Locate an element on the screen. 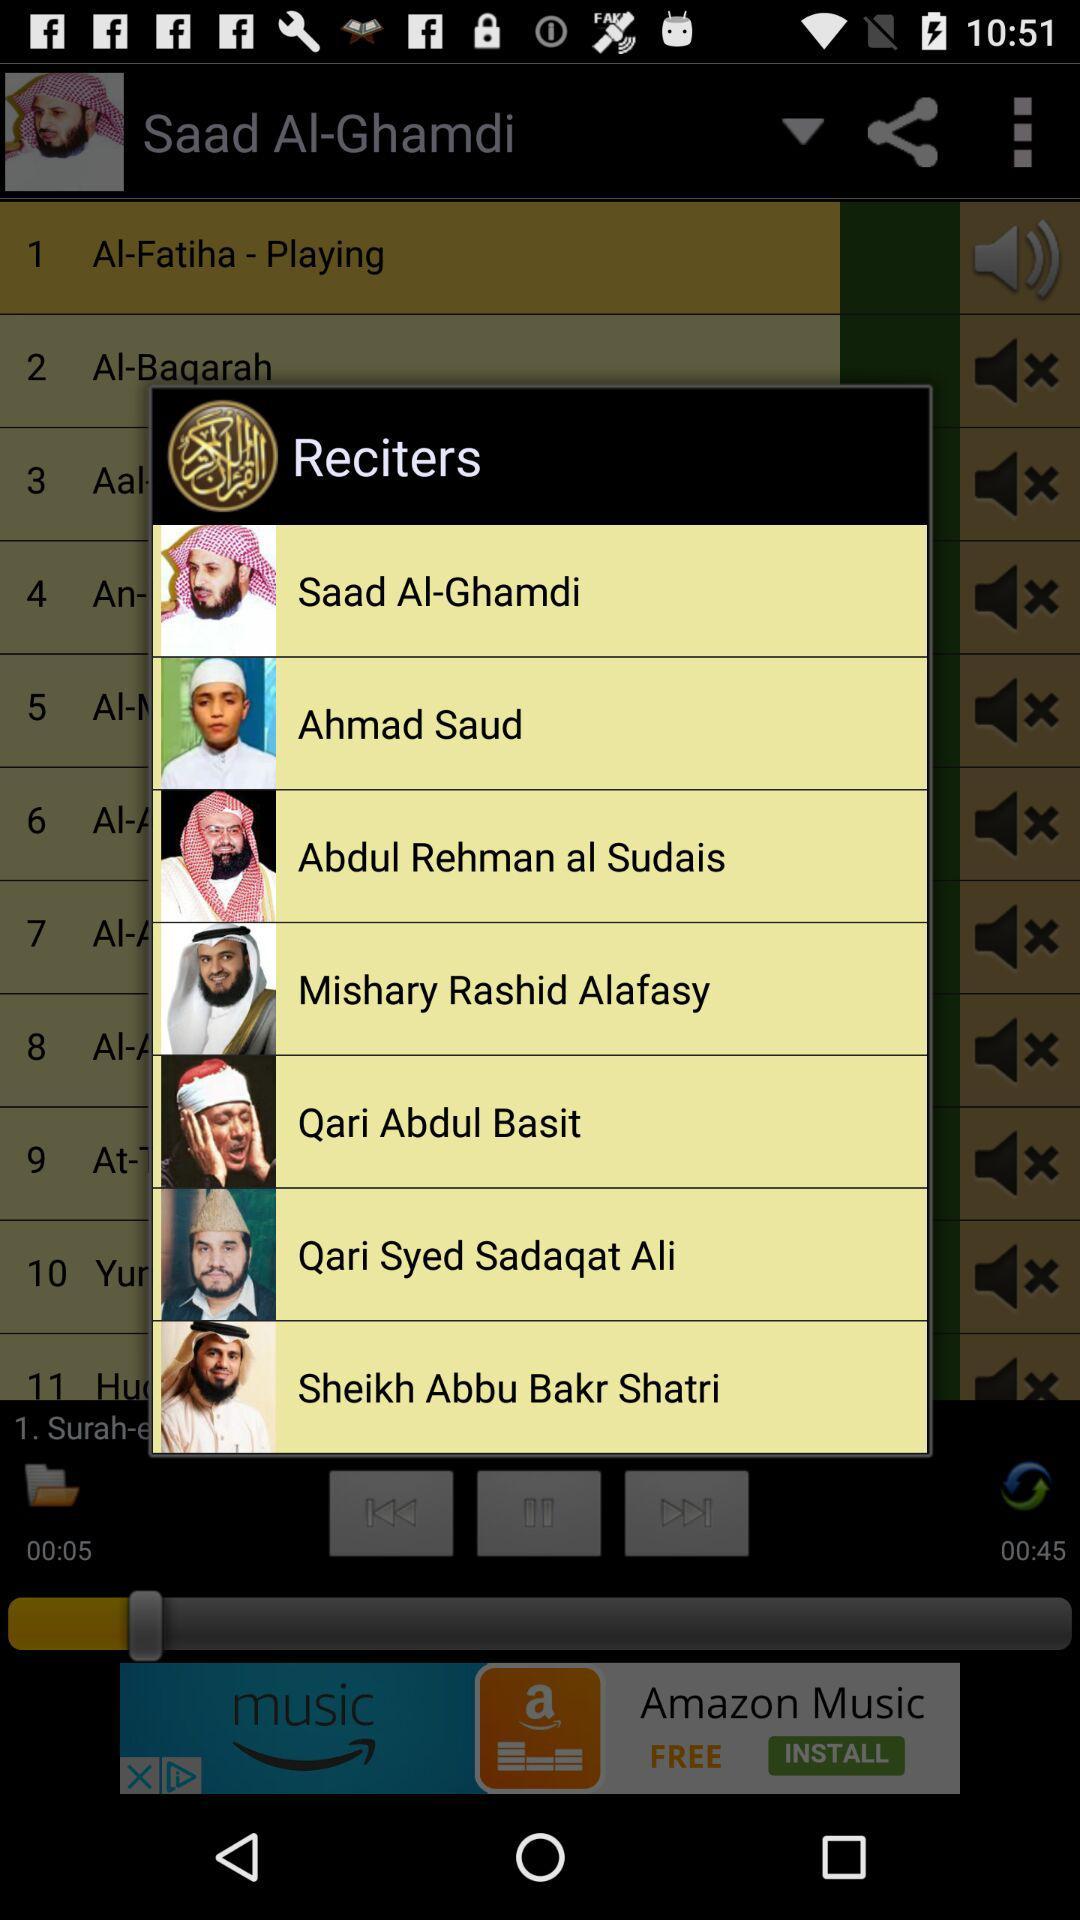  the share icon is located at coordinates (902, 140).